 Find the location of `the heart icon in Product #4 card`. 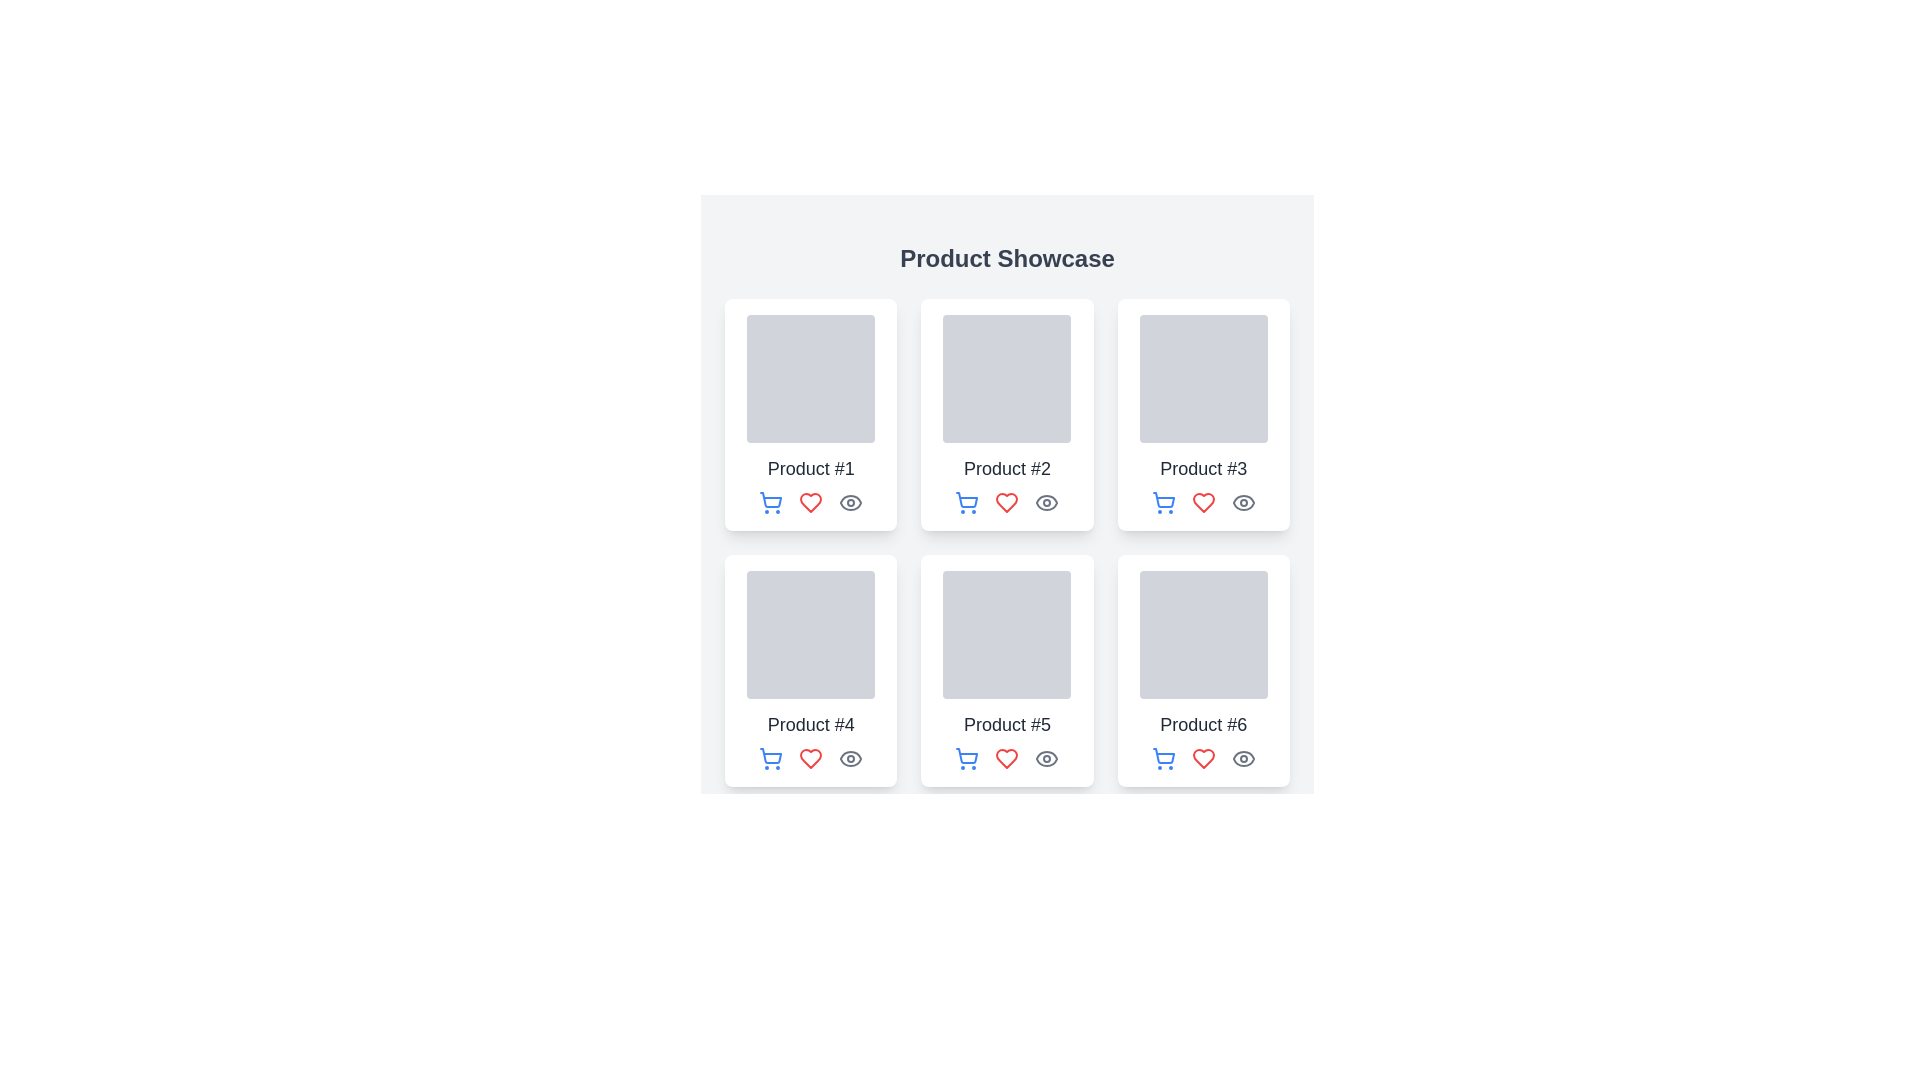

the heart icon in Product #4 card is located at coordinates (811, 759).